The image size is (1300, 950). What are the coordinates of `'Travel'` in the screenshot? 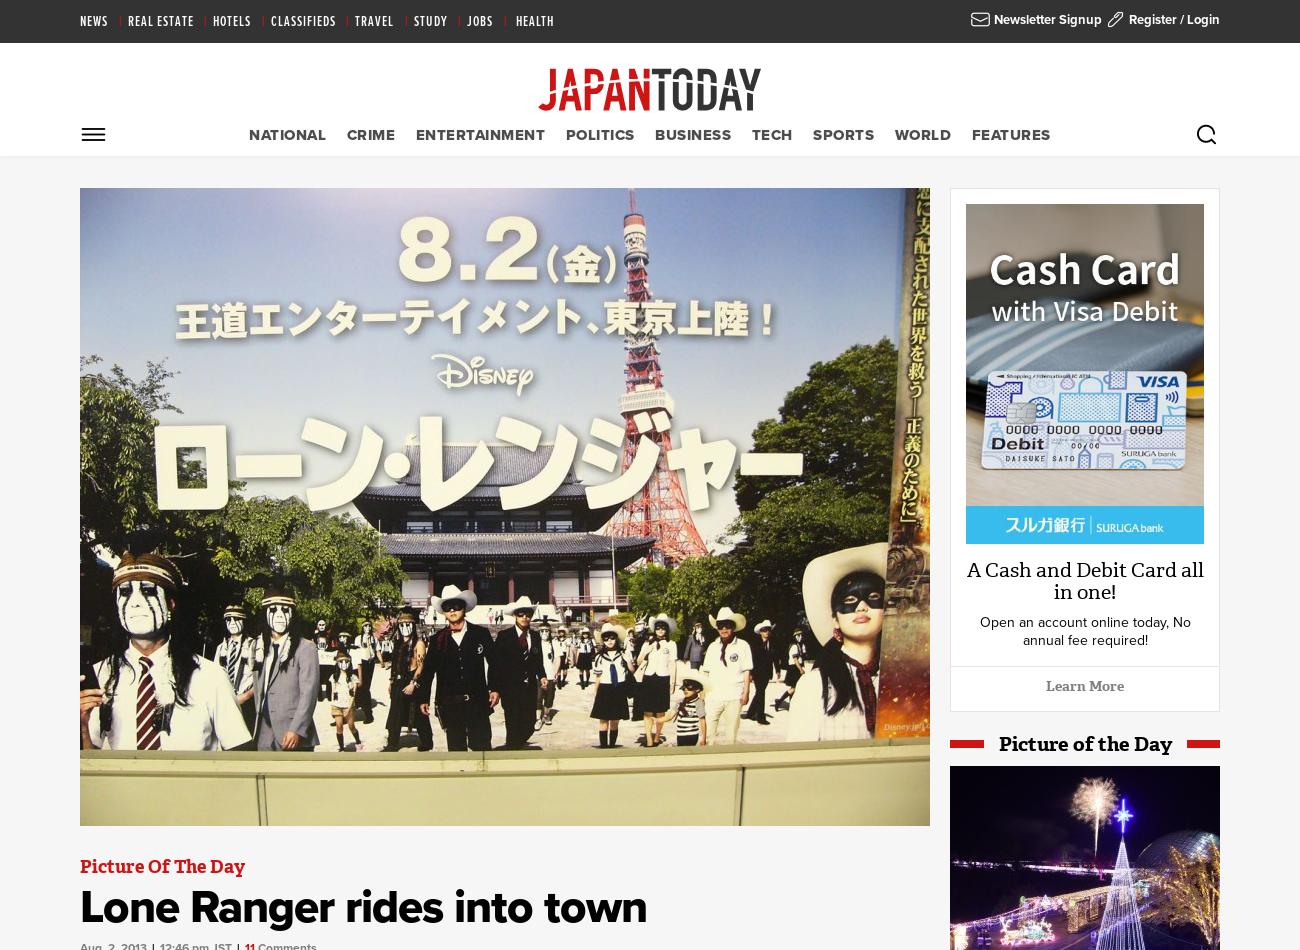 It's located at (354, 22).